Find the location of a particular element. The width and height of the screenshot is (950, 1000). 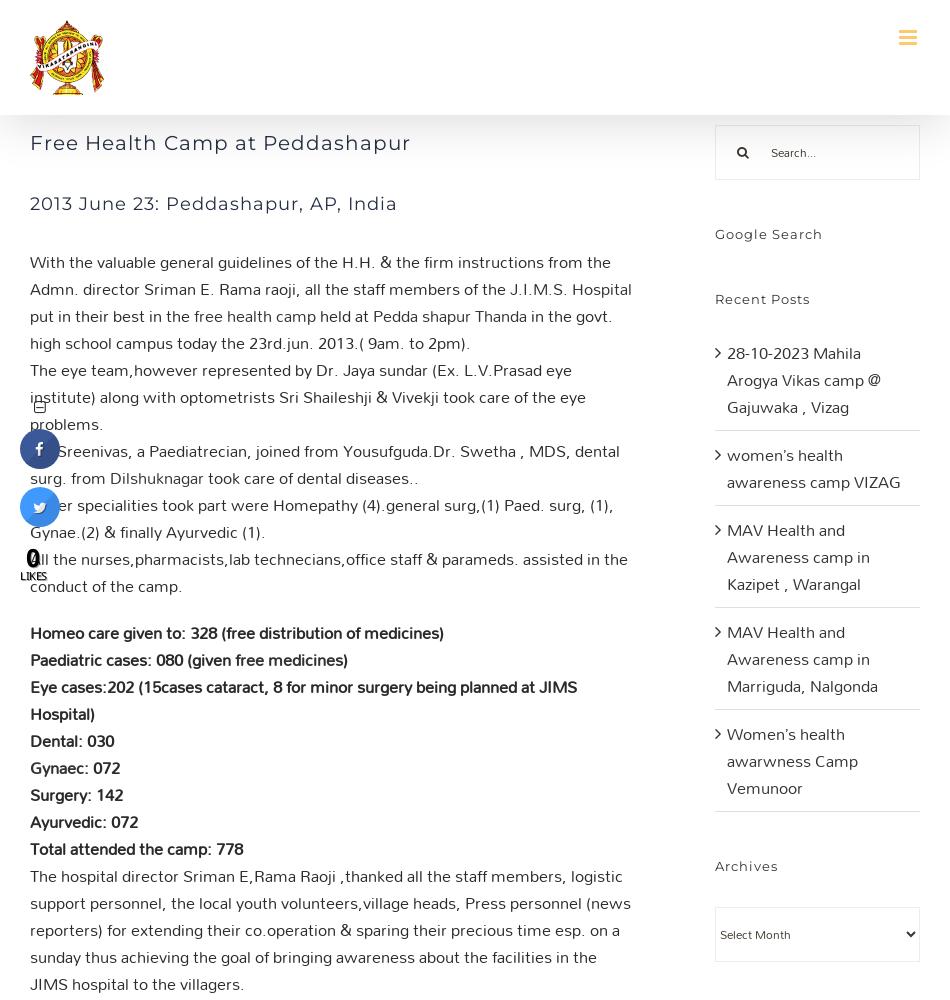

'MAV Health and Awareness camp in Kazipet , Warangal' is located at coordinates (797, 556).